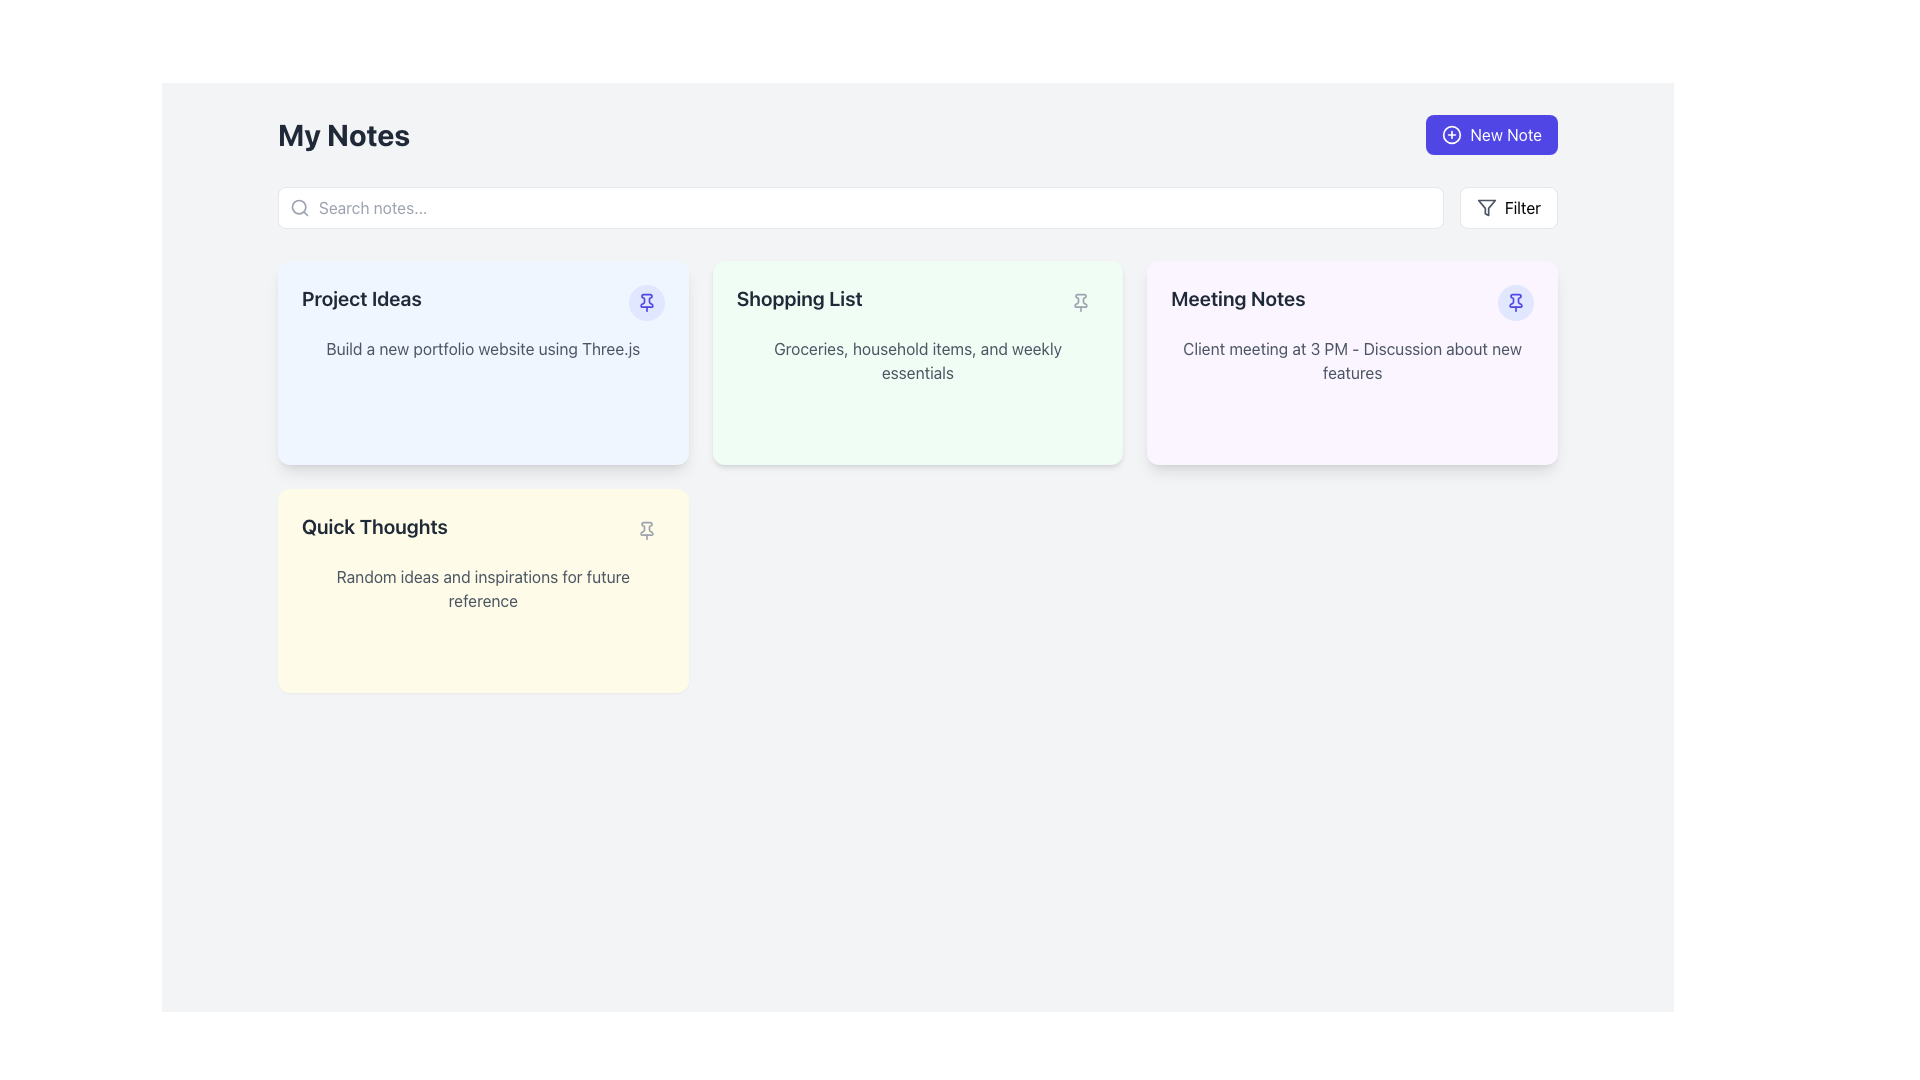  What do you see at coordinates (646, 530) in the screenshot?
I see `the button with an icon at the top-right corner of the yellow card labeled 'Quick Thoughts' to pin or unpin the card` at bounding box center [646, 530].